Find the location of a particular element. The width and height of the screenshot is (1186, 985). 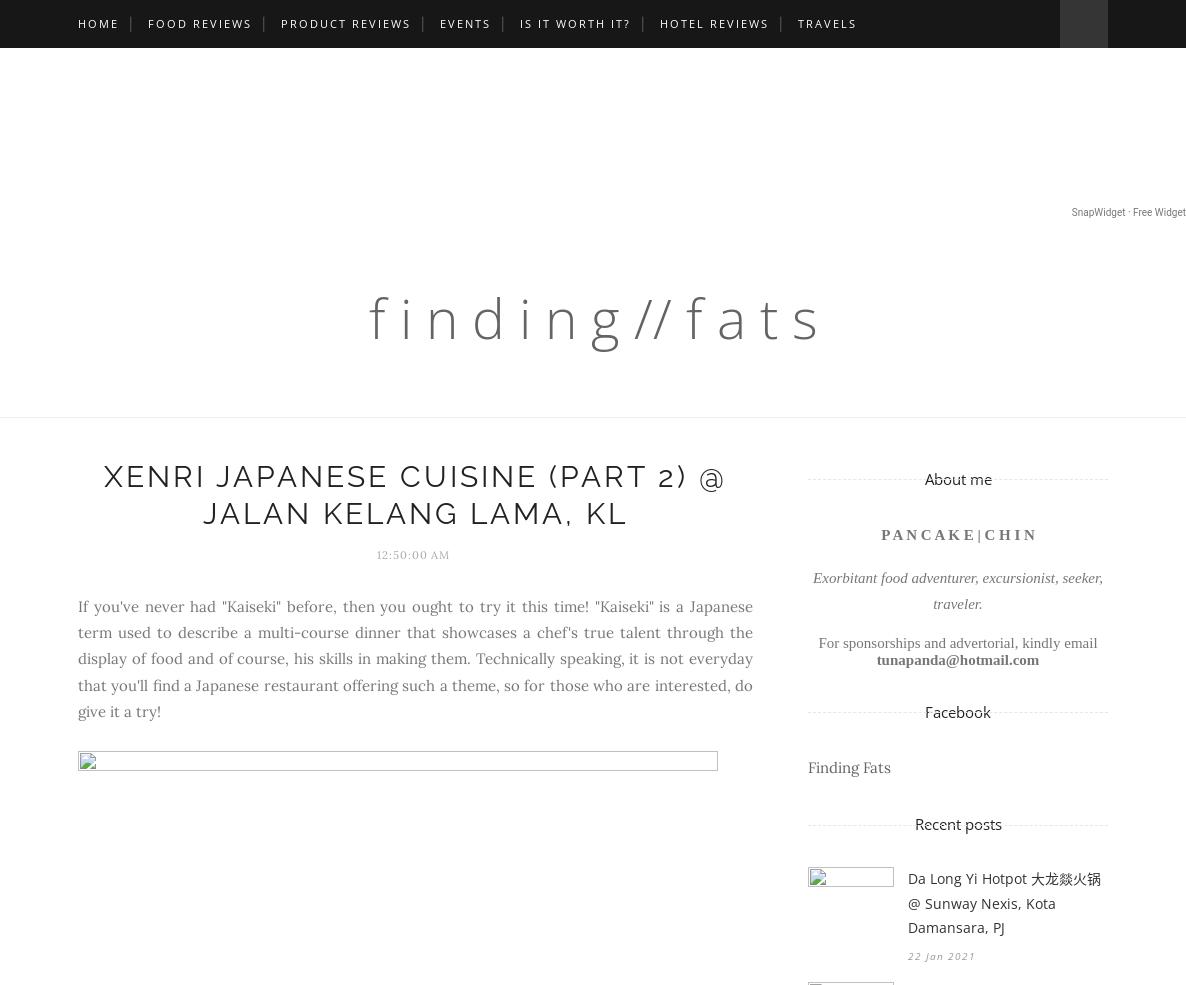

'Finding Fats' is located at coordinates (848, 766).